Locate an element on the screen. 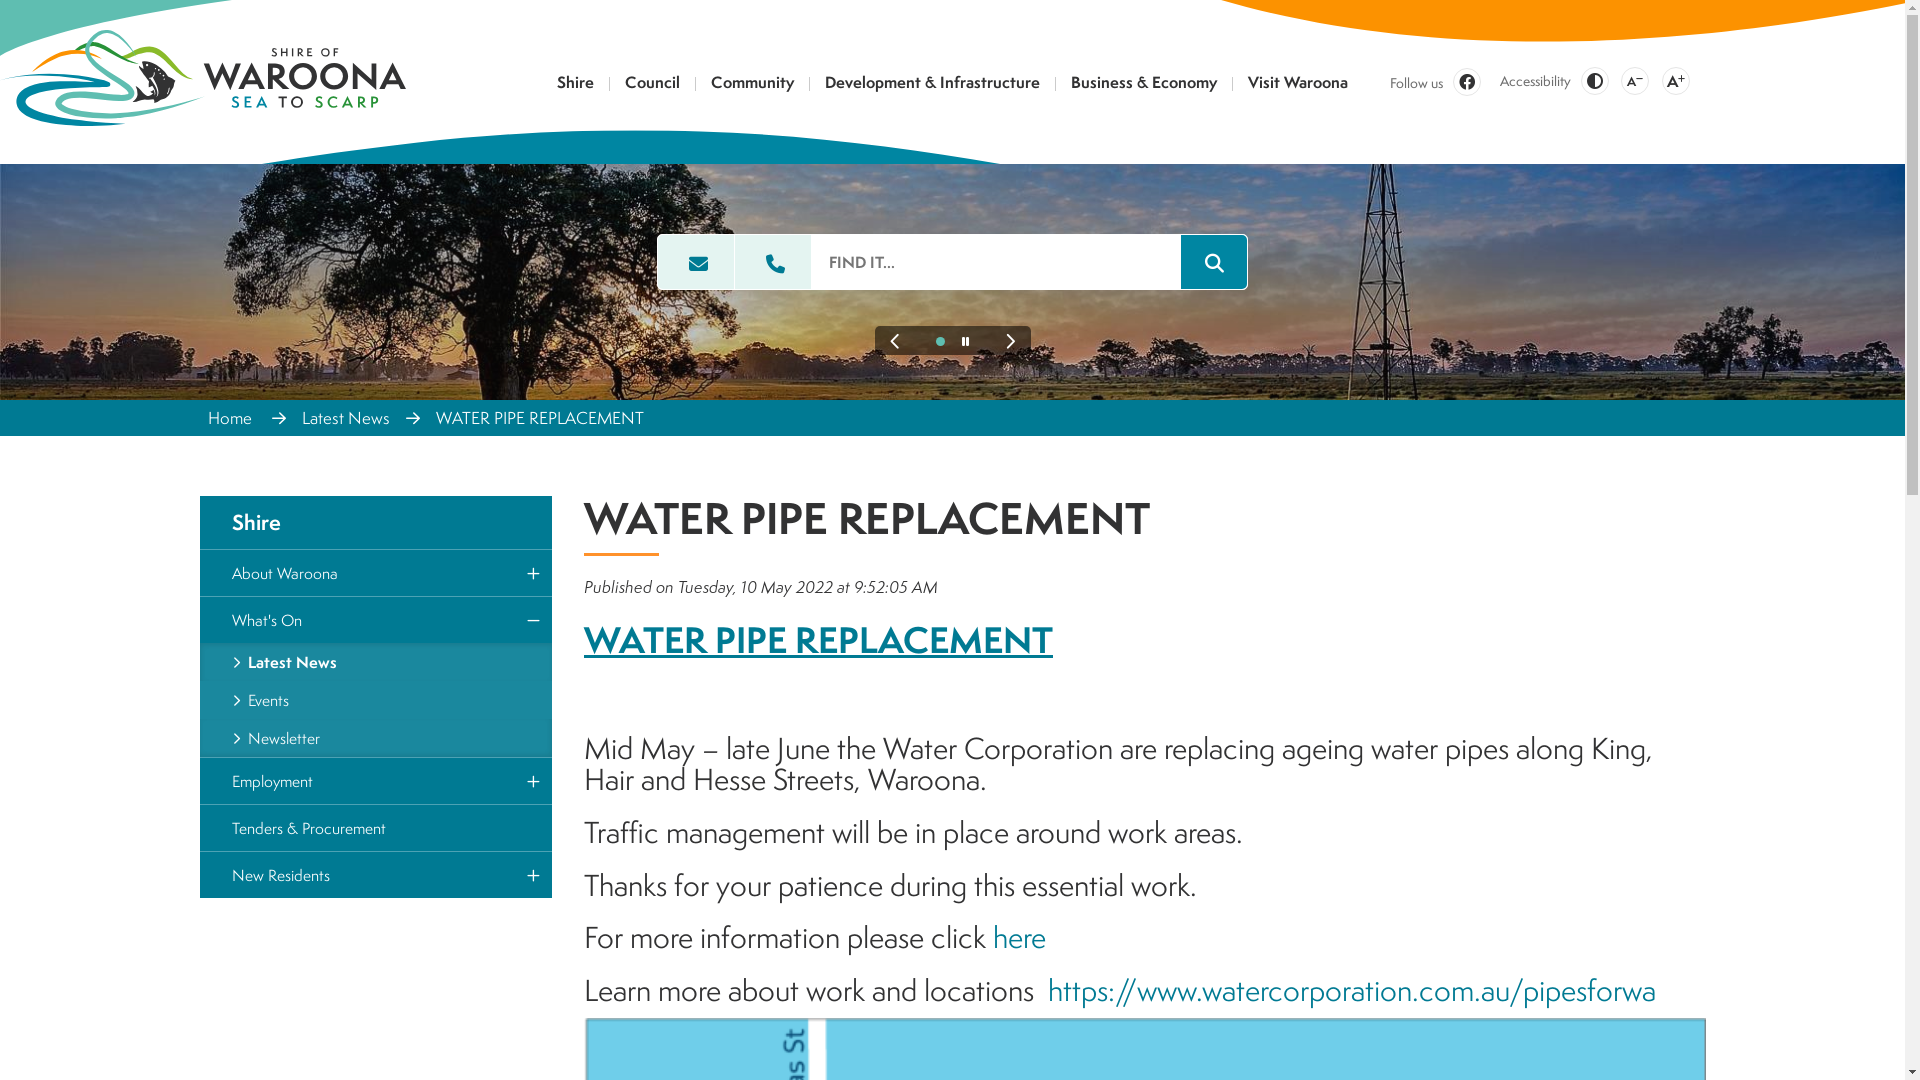  'Community' is located at coordinates (752, 87).